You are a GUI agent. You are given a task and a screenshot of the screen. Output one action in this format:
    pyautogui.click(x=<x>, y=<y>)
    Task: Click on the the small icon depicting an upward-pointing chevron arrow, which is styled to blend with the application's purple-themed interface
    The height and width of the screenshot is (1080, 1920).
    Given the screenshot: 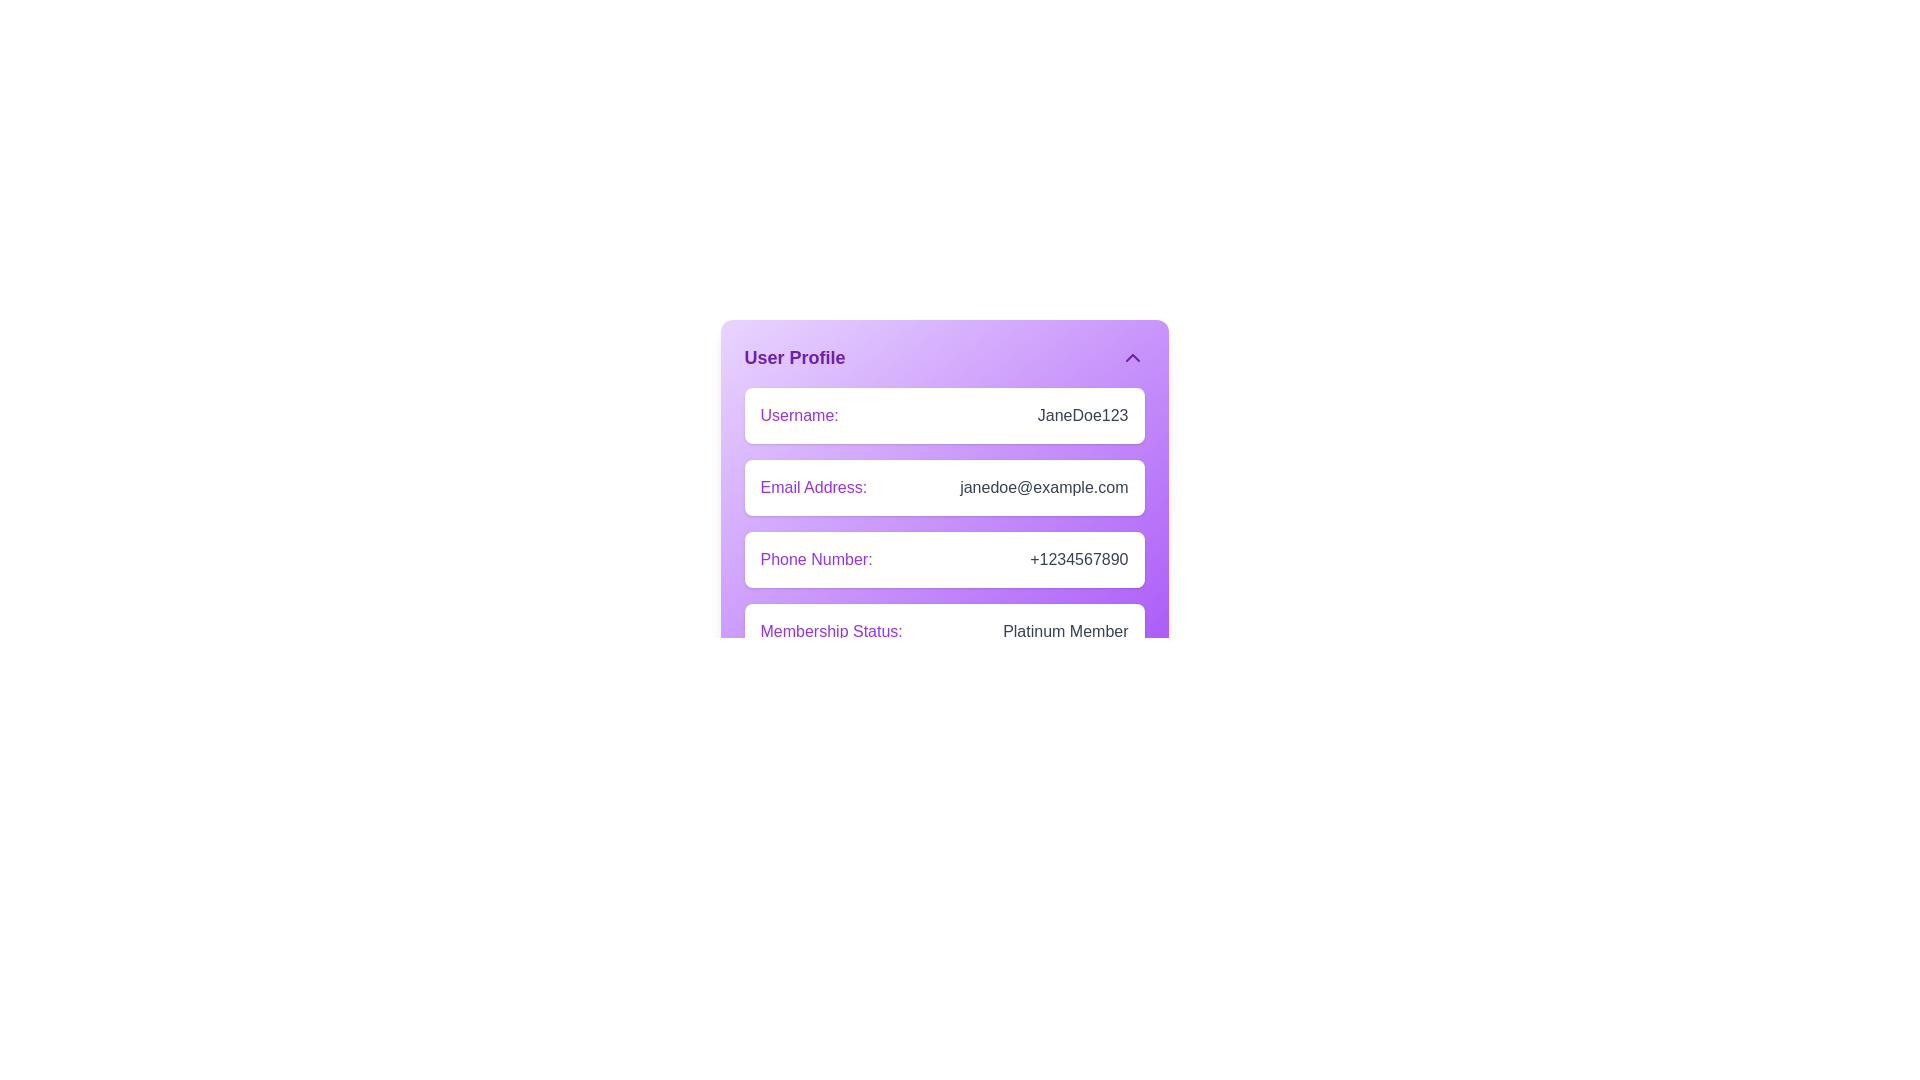 What is the action you would take?
    pyautogui.click(x=1132, y=357)
    